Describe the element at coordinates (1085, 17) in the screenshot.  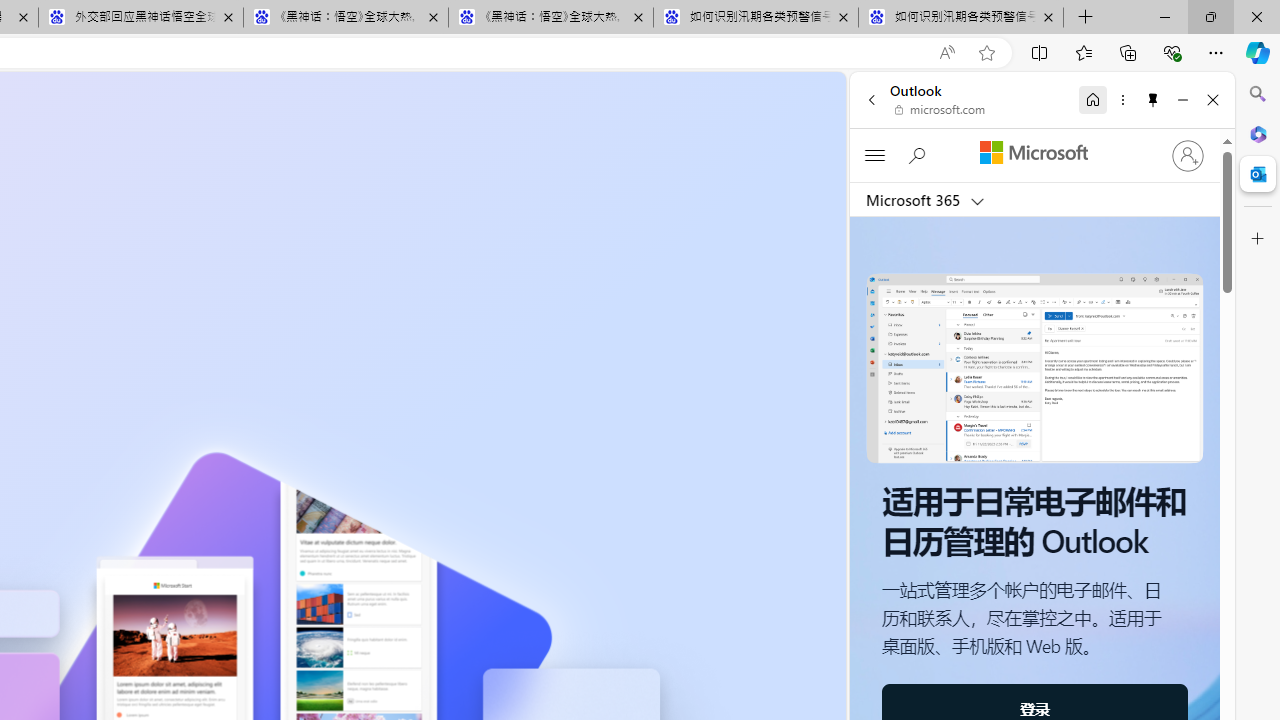
I see `'New Tab'` at that location.